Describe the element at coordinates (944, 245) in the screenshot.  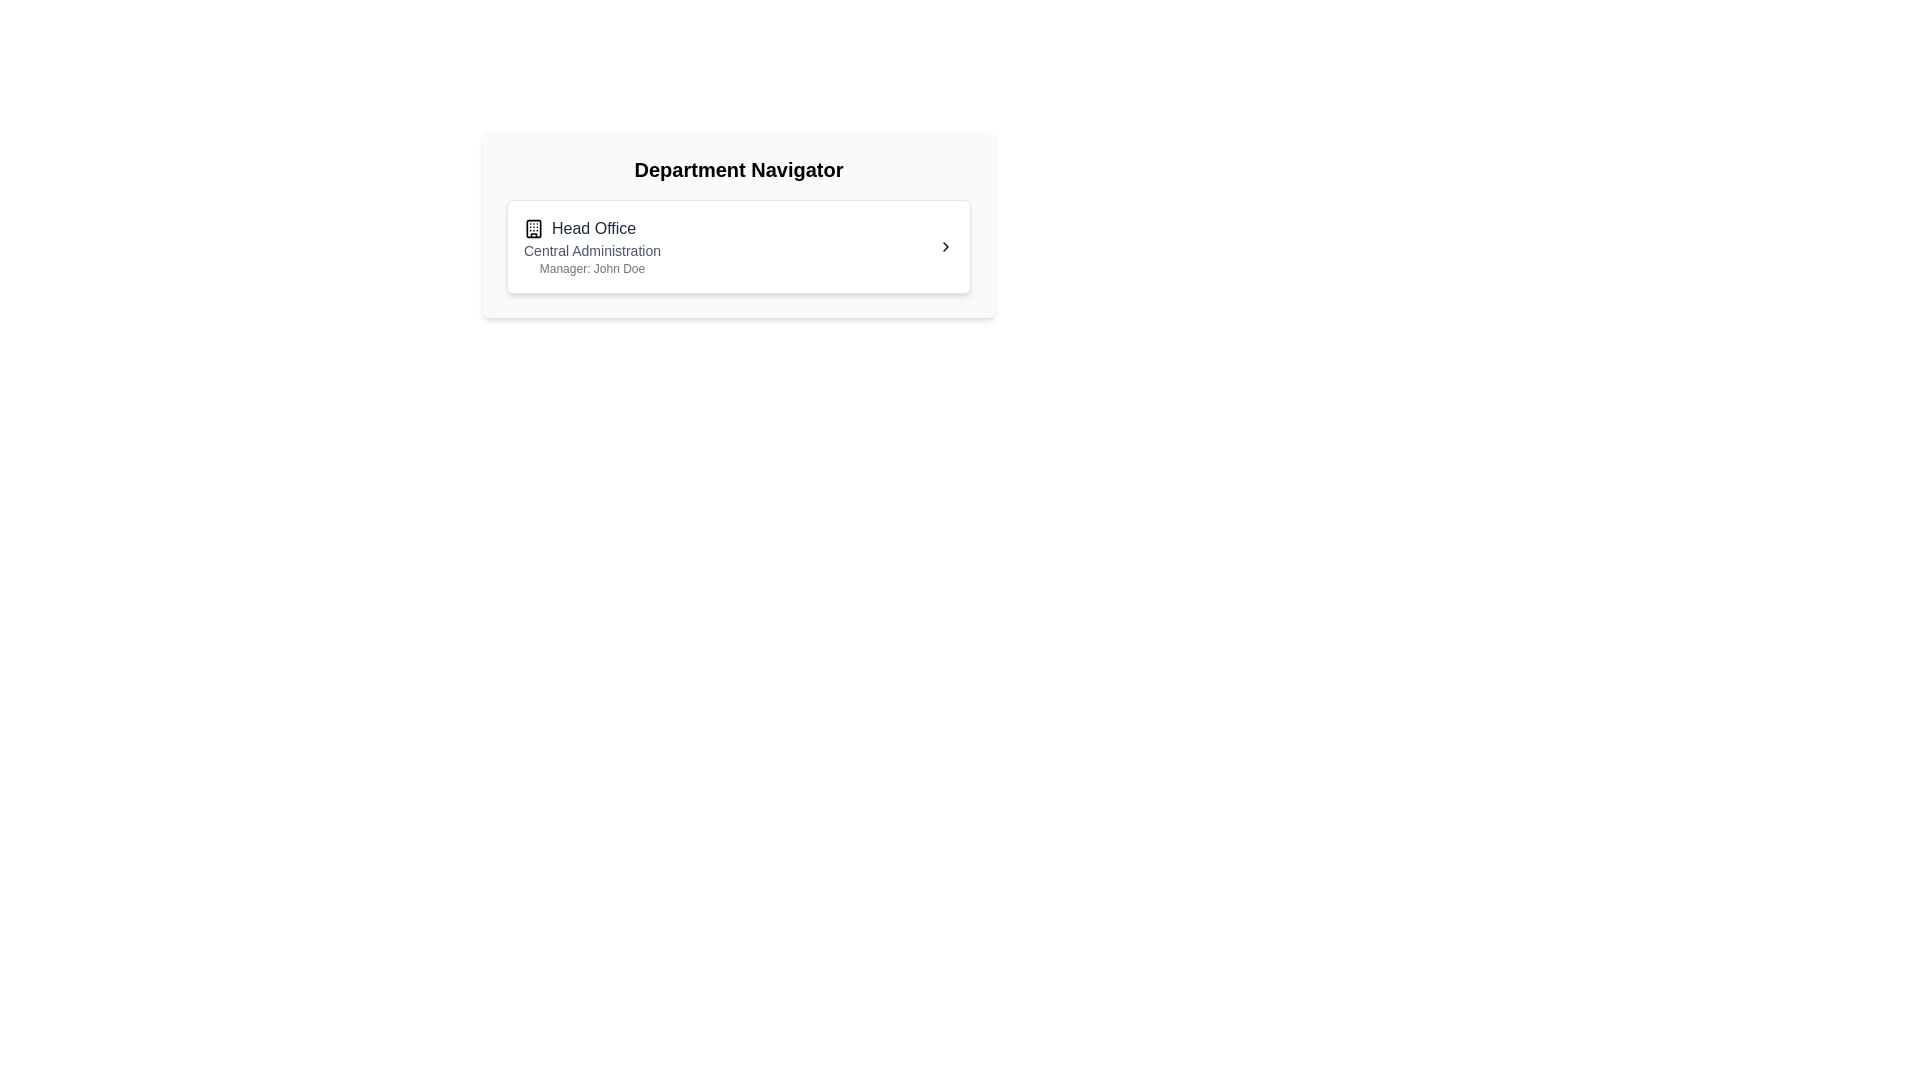
I see `the chevron icon located at the far right side of the 'Head Office' panel in the 'Department Navigator' section` at that location.